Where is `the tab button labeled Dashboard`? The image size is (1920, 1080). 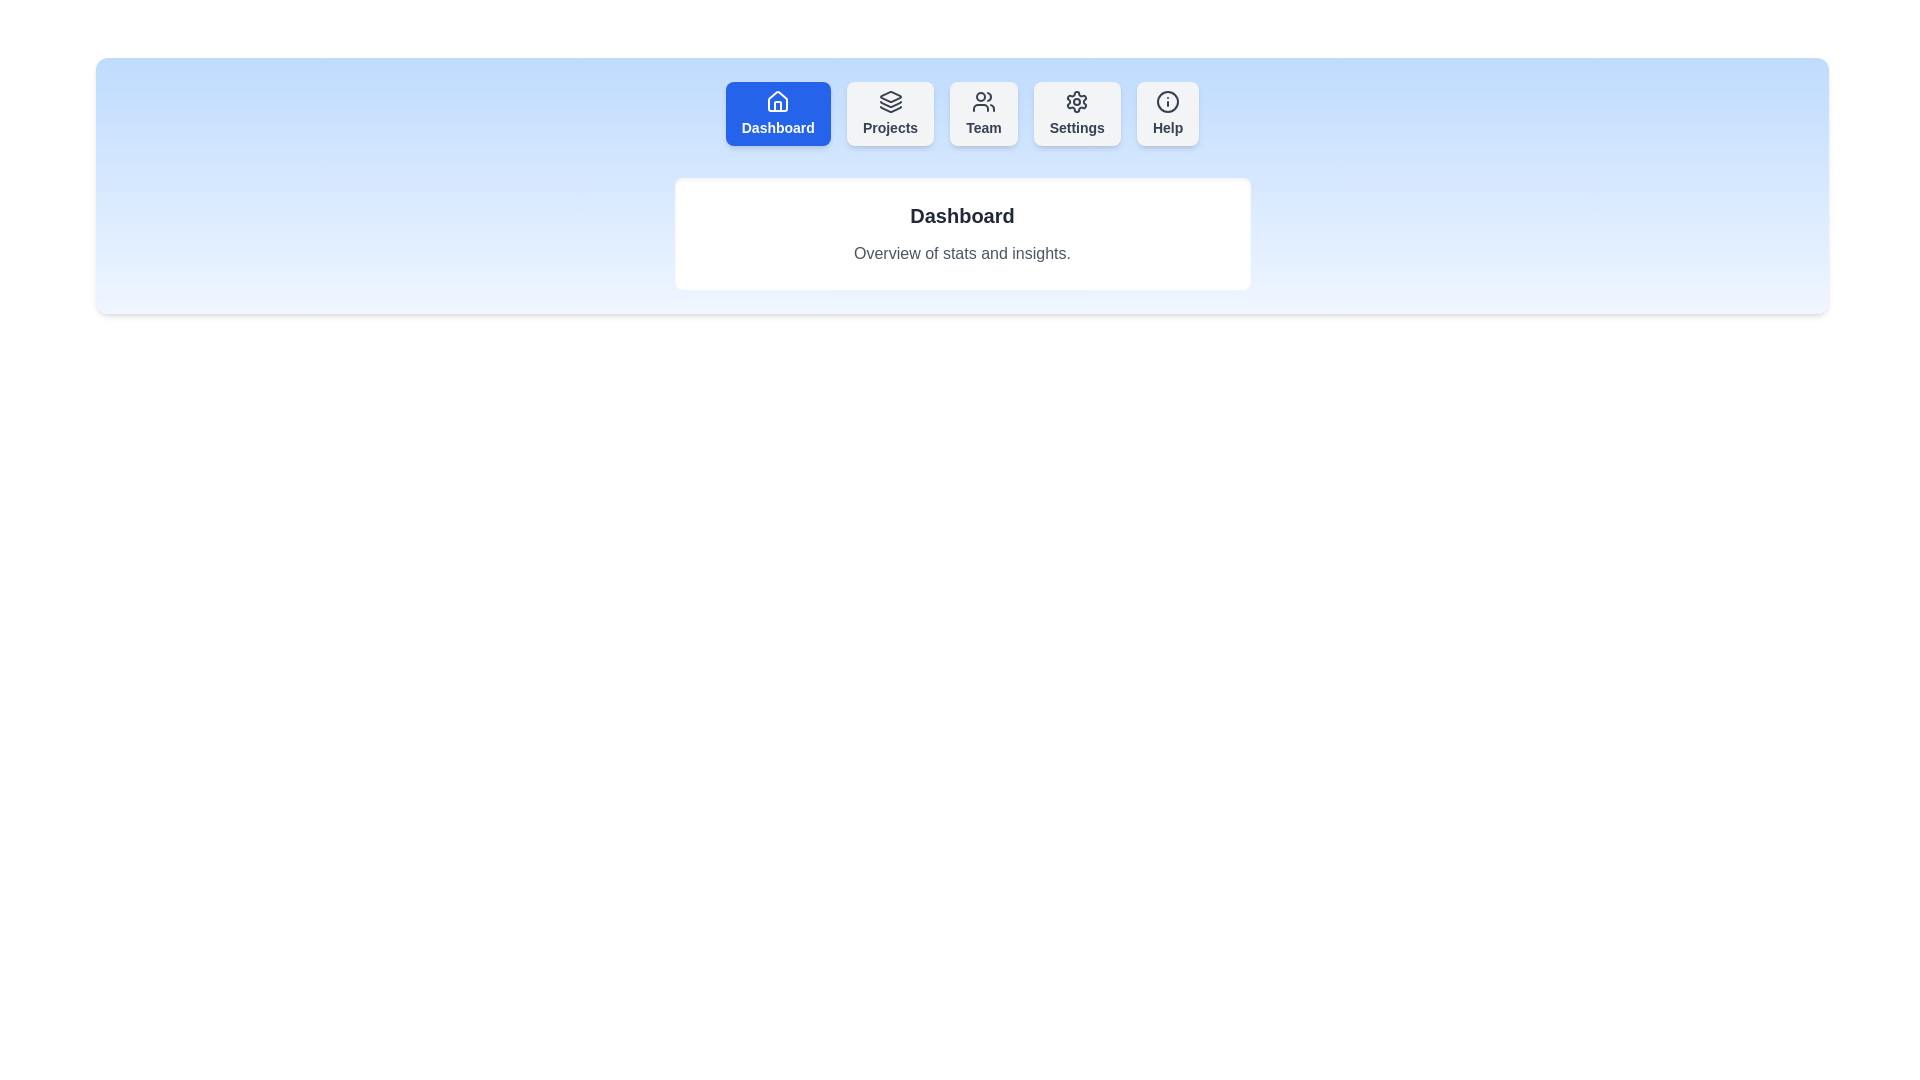
the tab button labeled Dashboard is located at coordinates (776, 114).